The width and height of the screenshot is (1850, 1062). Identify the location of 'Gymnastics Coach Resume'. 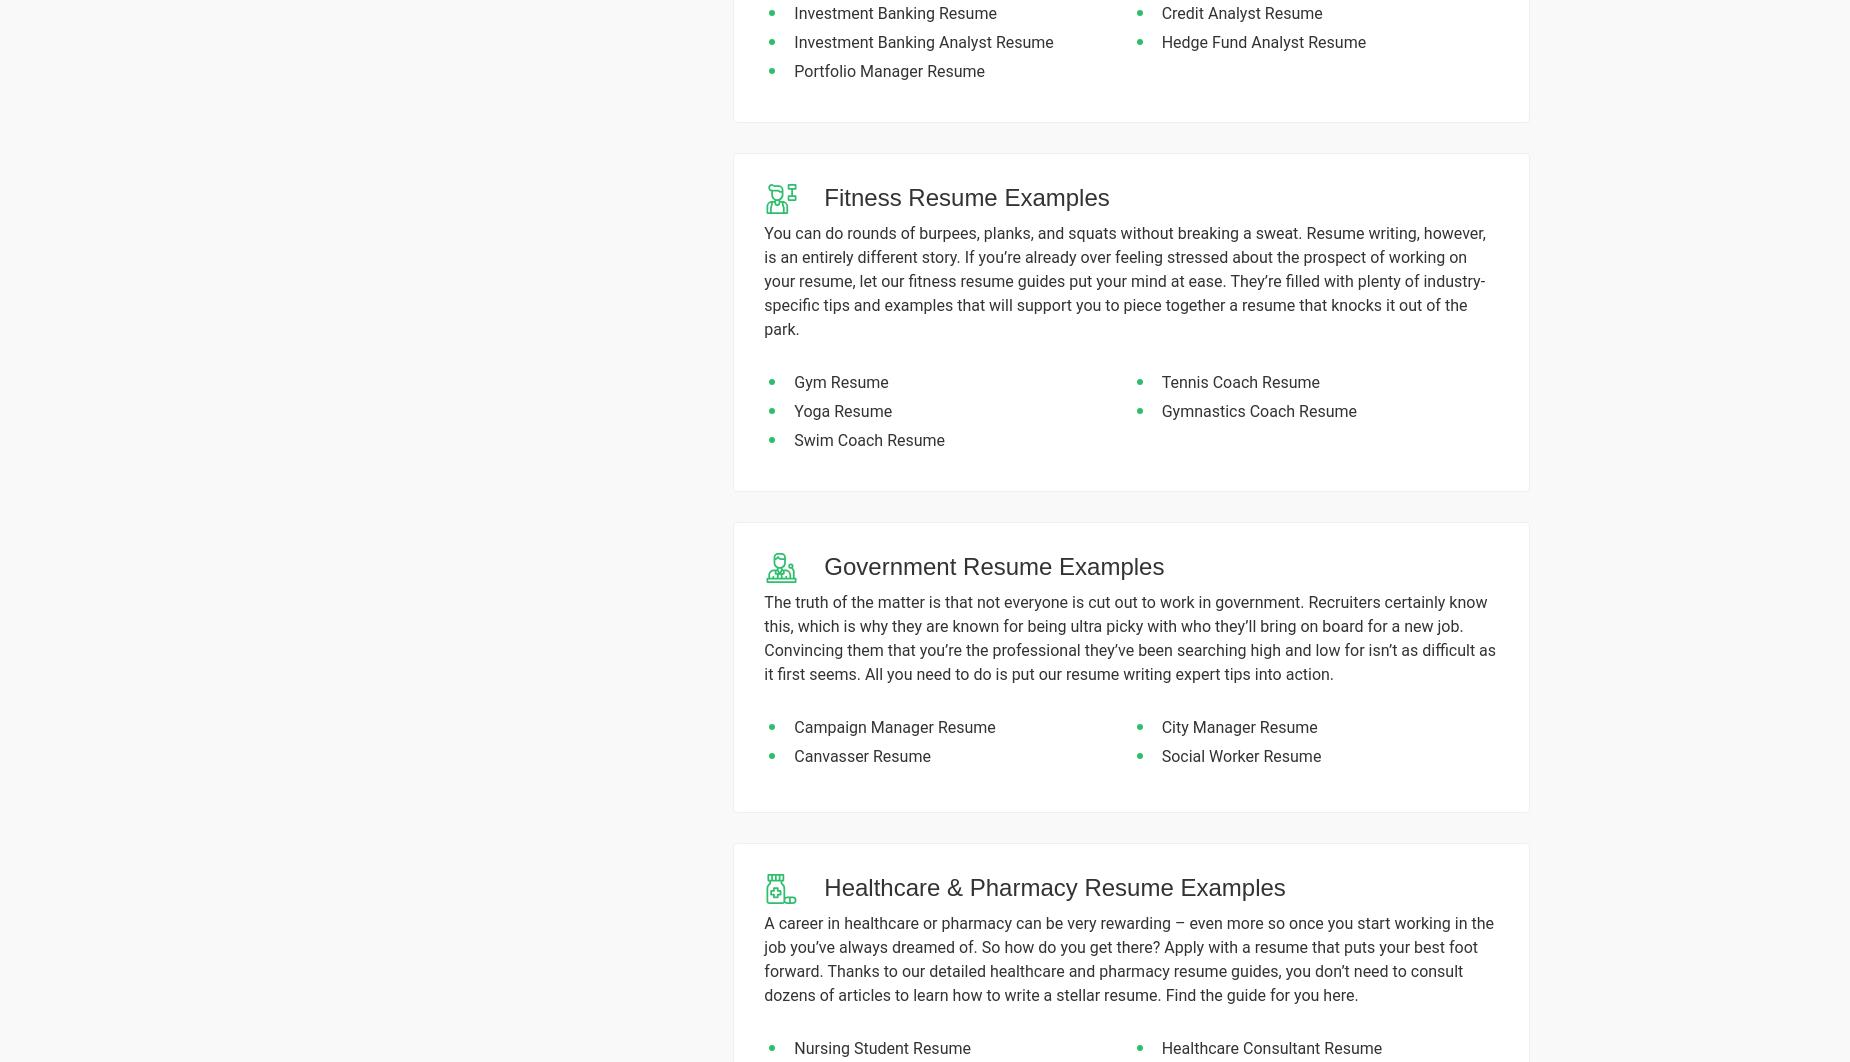
(1257, 410).